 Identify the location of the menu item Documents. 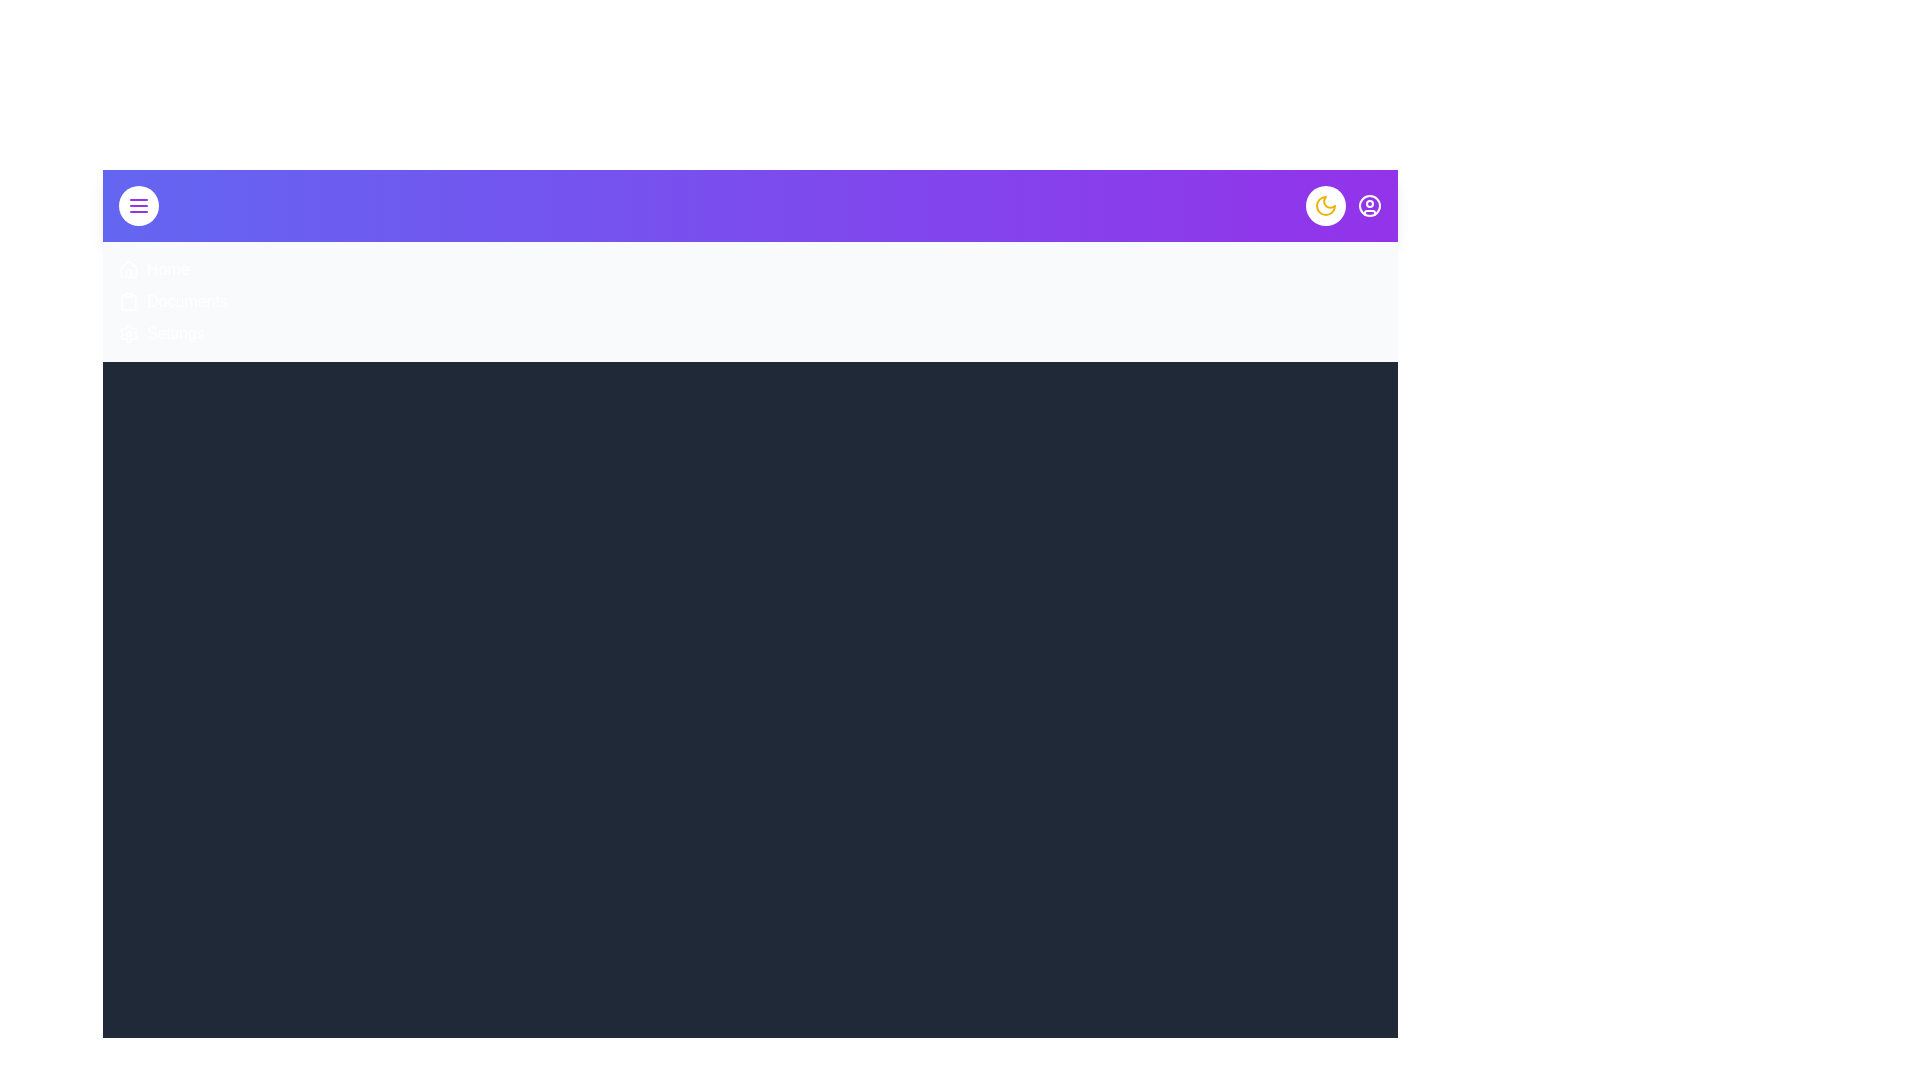
(187, 301).